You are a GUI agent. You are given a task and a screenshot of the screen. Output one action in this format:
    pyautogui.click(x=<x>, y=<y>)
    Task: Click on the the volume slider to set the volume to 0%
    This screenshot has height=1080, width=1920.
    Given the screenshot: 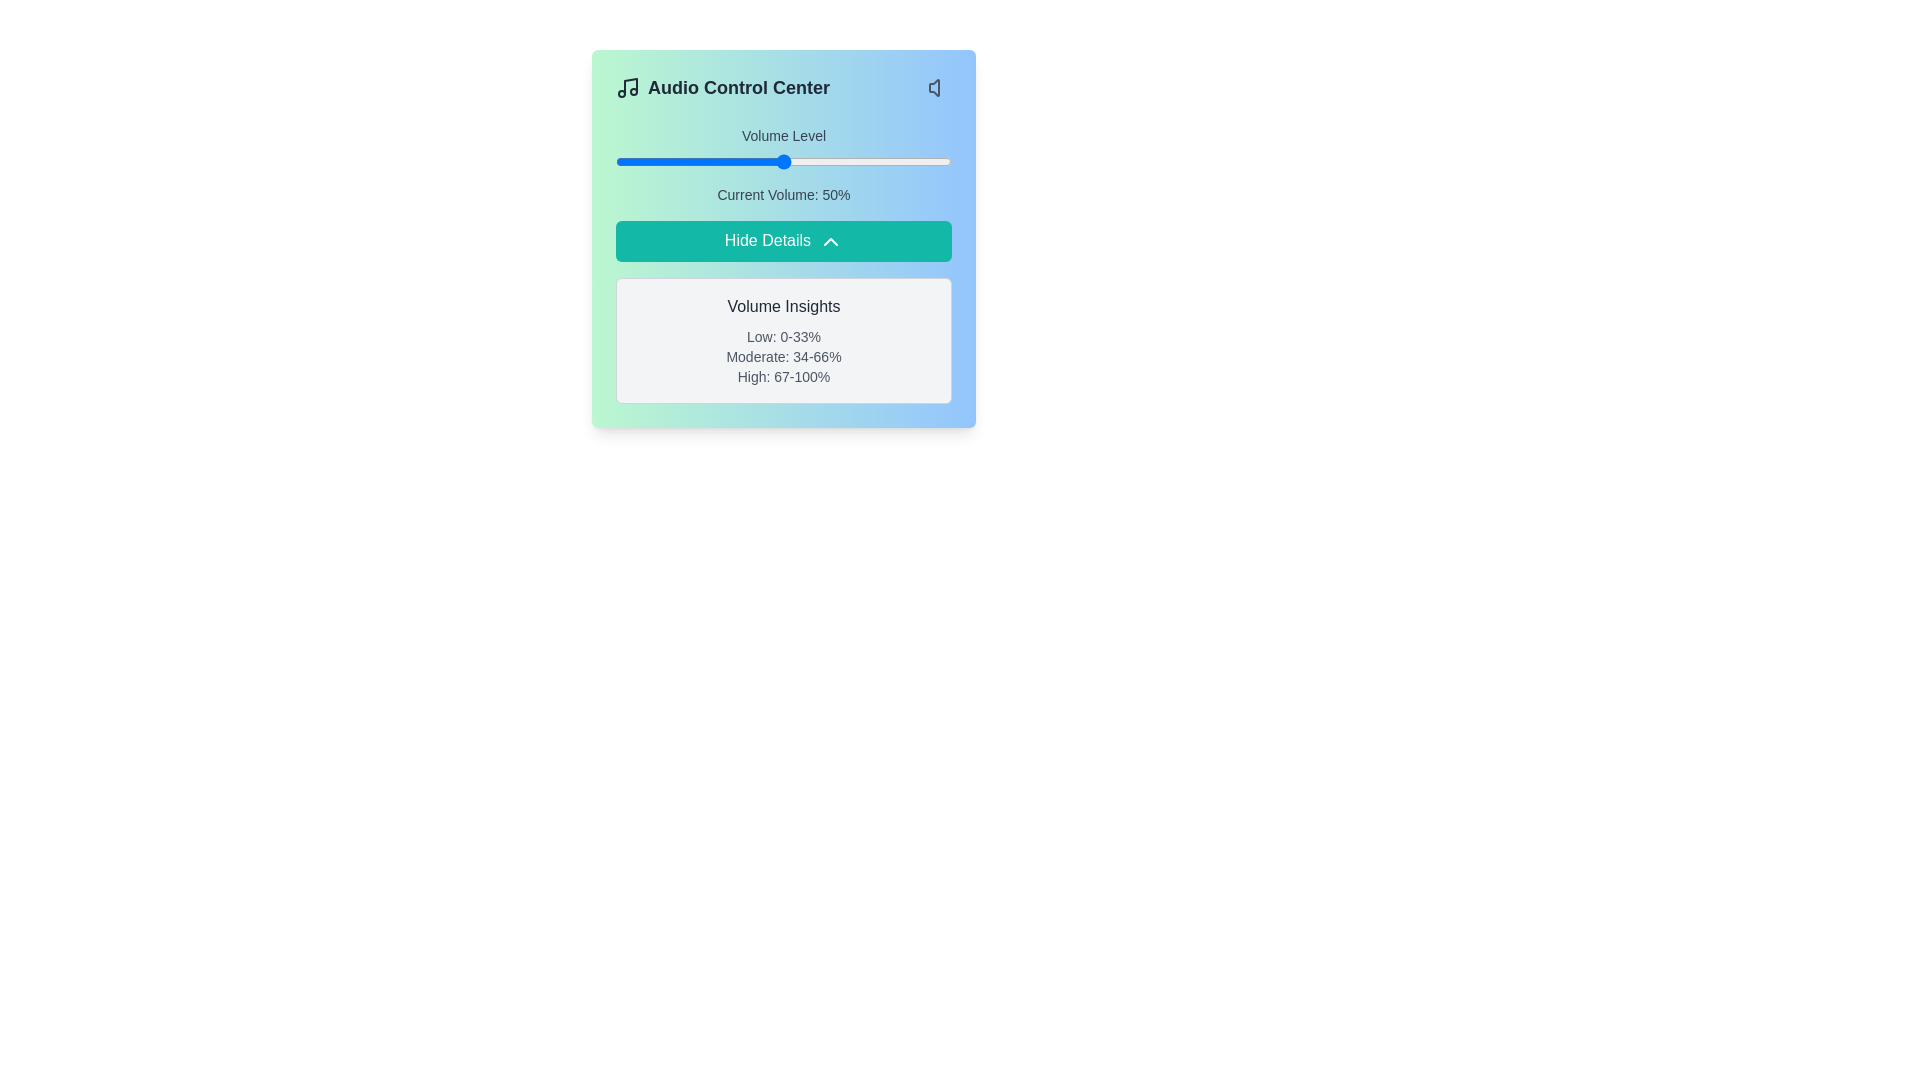 What is the action you would take?
    pyautogui.click(x=614, y=161)
    